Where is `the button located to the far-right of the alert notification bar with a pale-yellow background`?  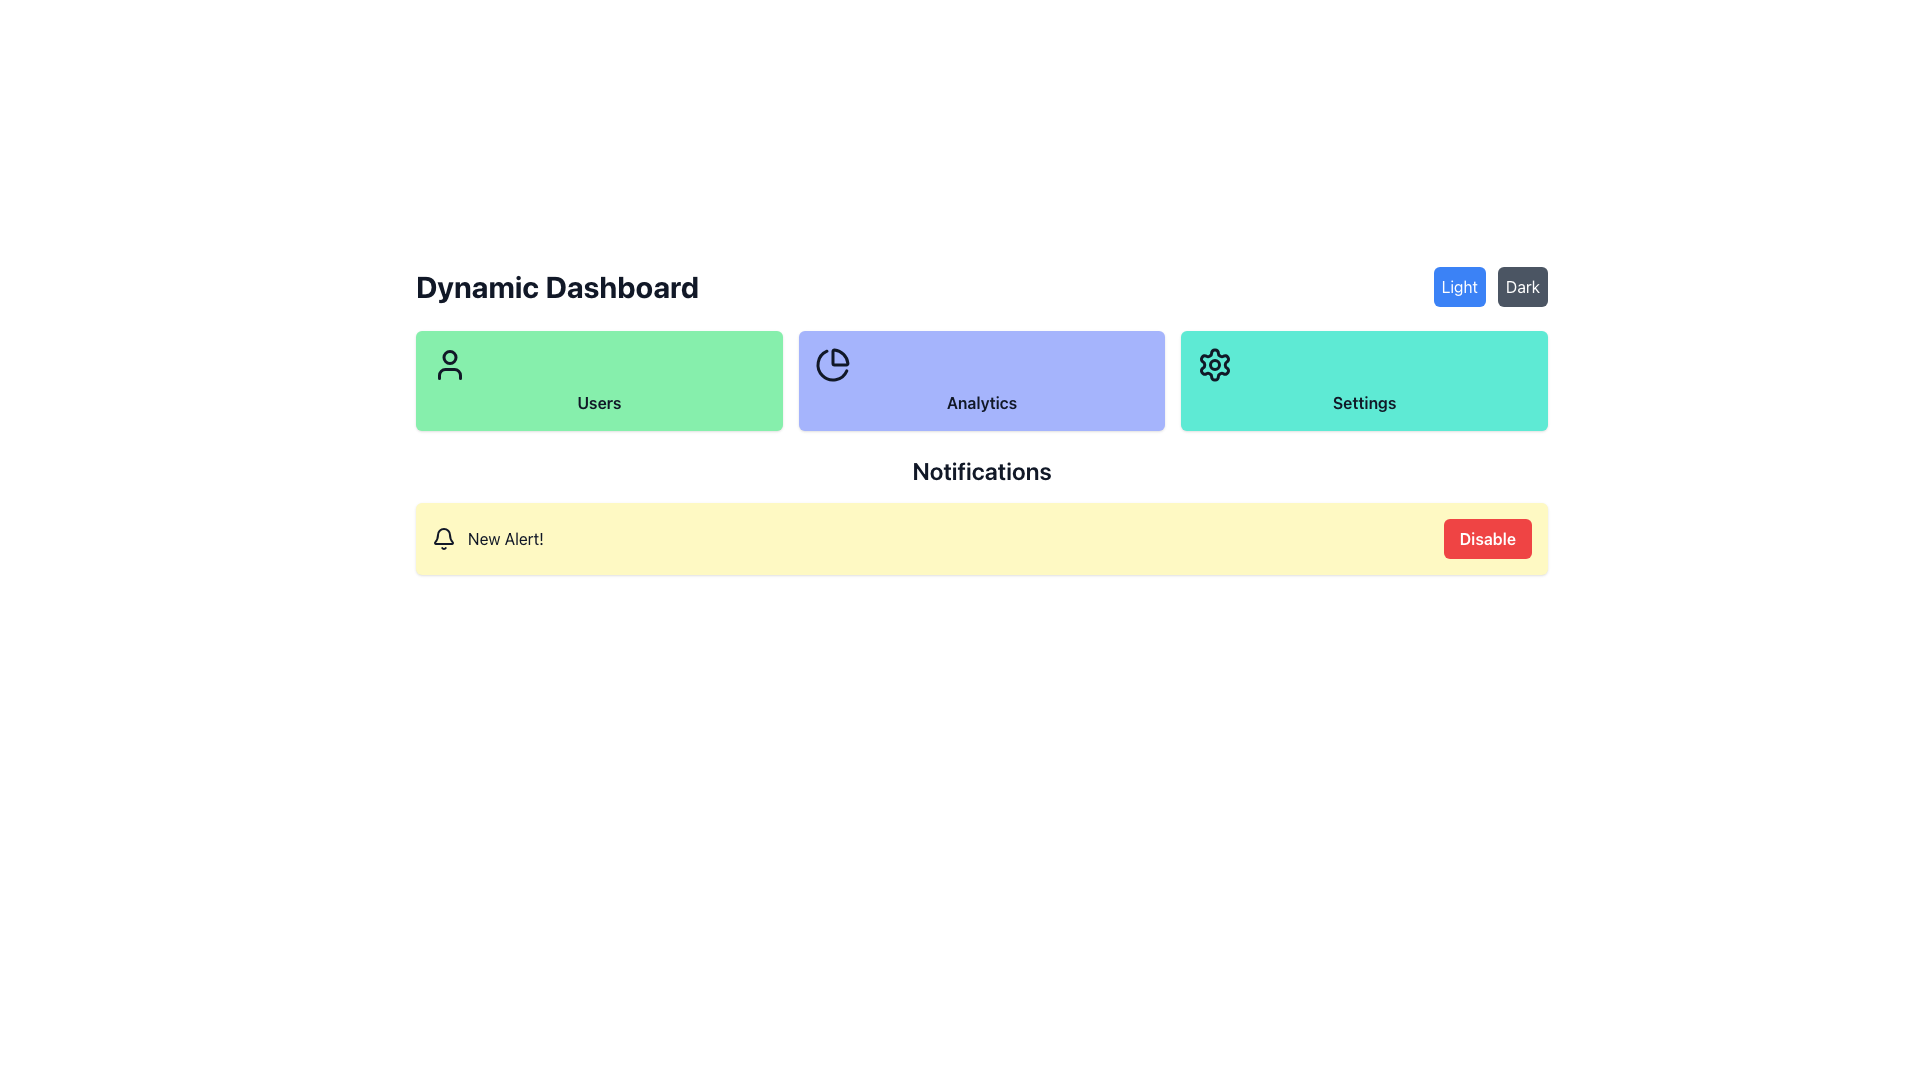
the button located to the far-right of the alert notification bar with a pale-yellow background is located at coordinates (1487, 538).